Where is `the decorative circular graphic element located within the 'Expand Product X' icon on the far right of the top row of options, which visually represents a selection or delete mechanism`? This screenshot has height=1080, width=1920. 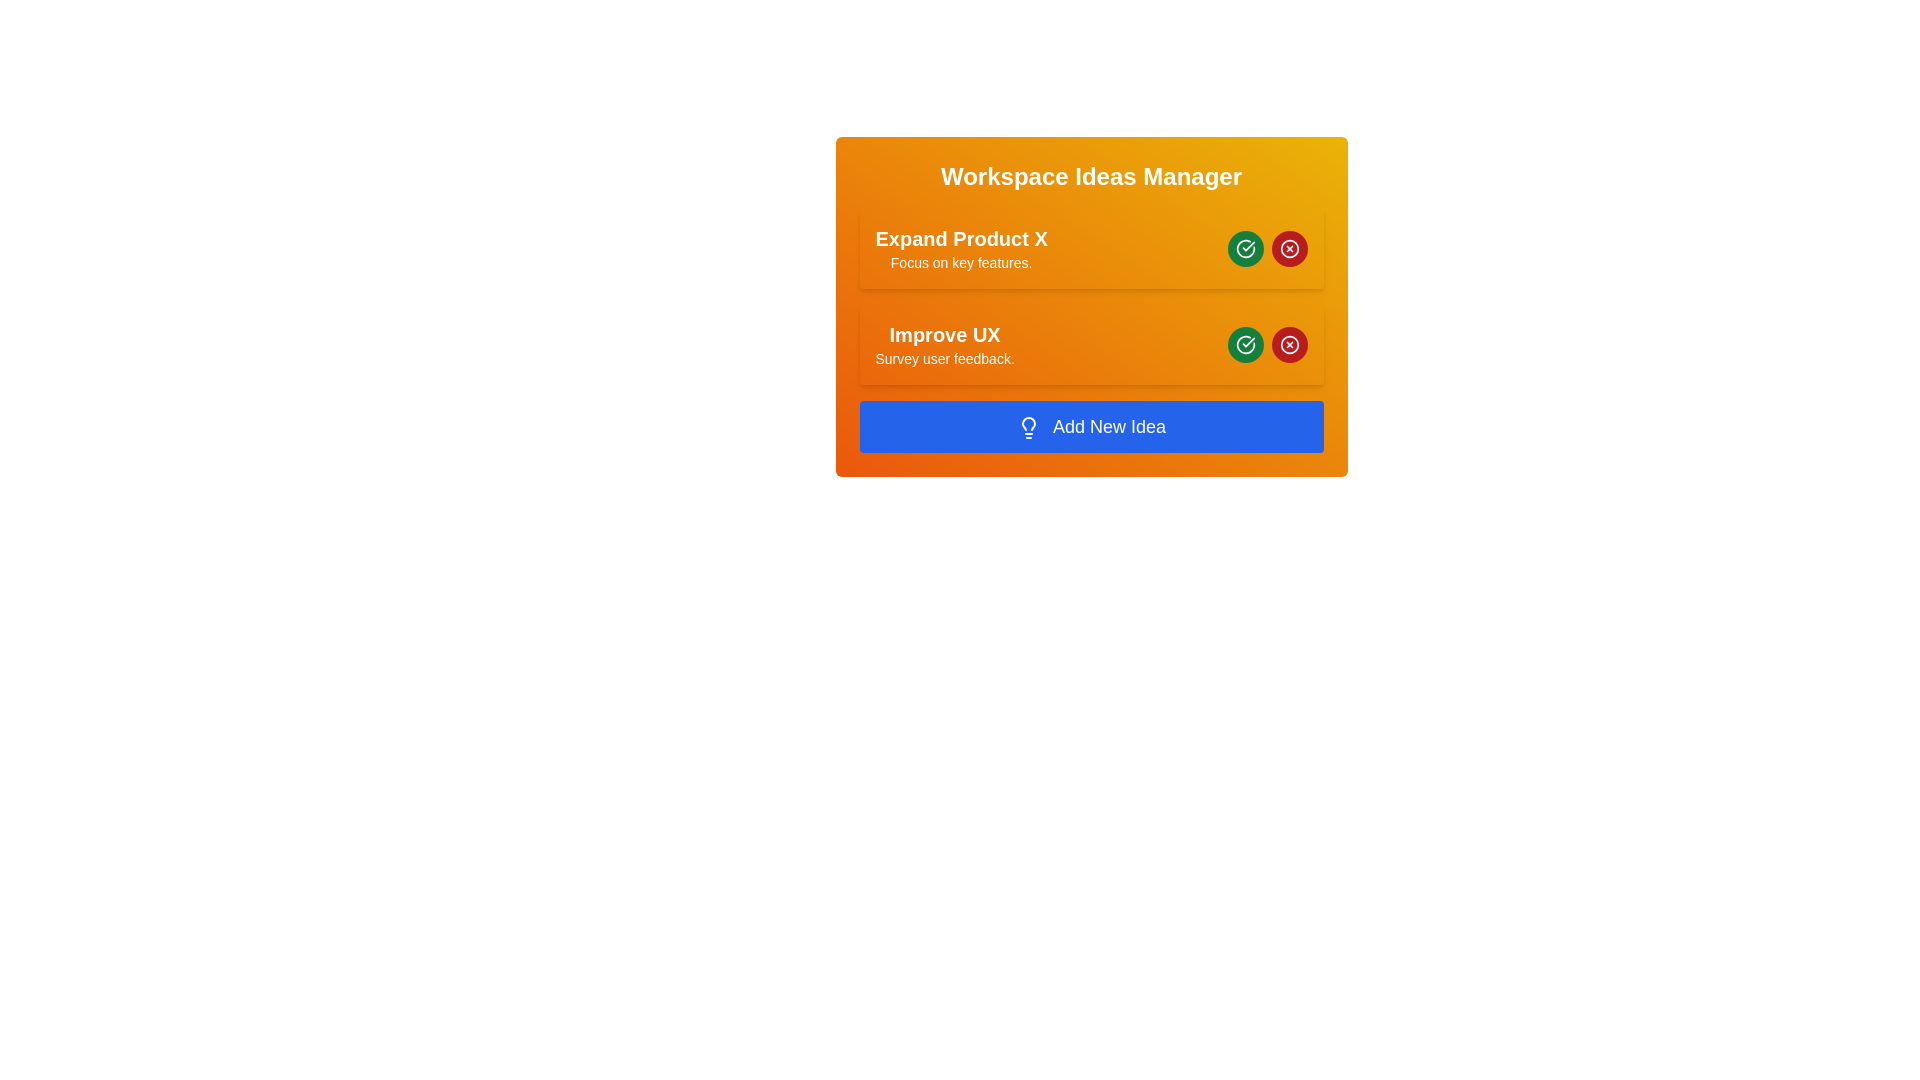
the decorative circular graphic element located within the 'Expand Product X' icon on the far right of the top row of options, which visually represents a selection or delete mechanism is located at coordinates (1289, 248).